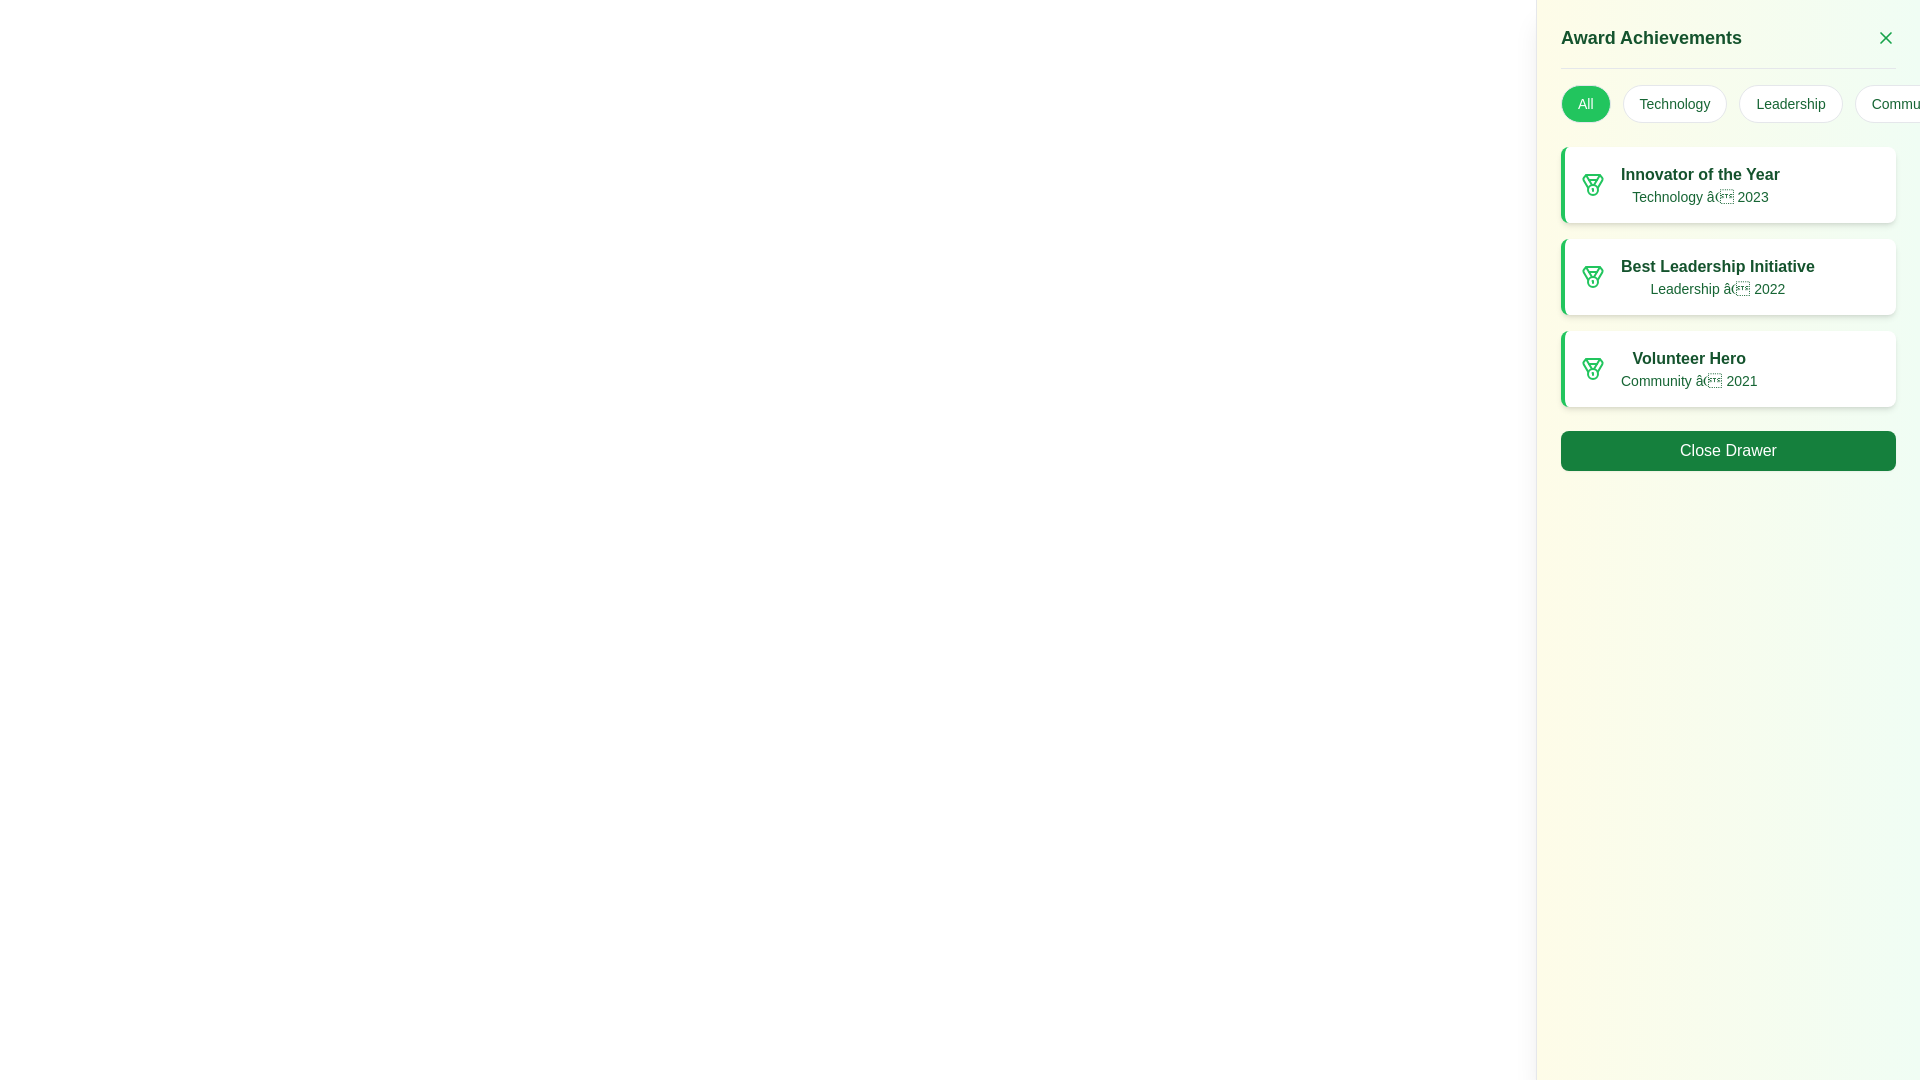 The width and height of the screenshot is (1920, 1080). Describe the element at coordinates (1592, 365) in the screenshot. I see `the decorative shape within the 'Volunteer Hero' achievement medal icon, which is styled in green and located at the center-bottom of the top-right panel` at that location.